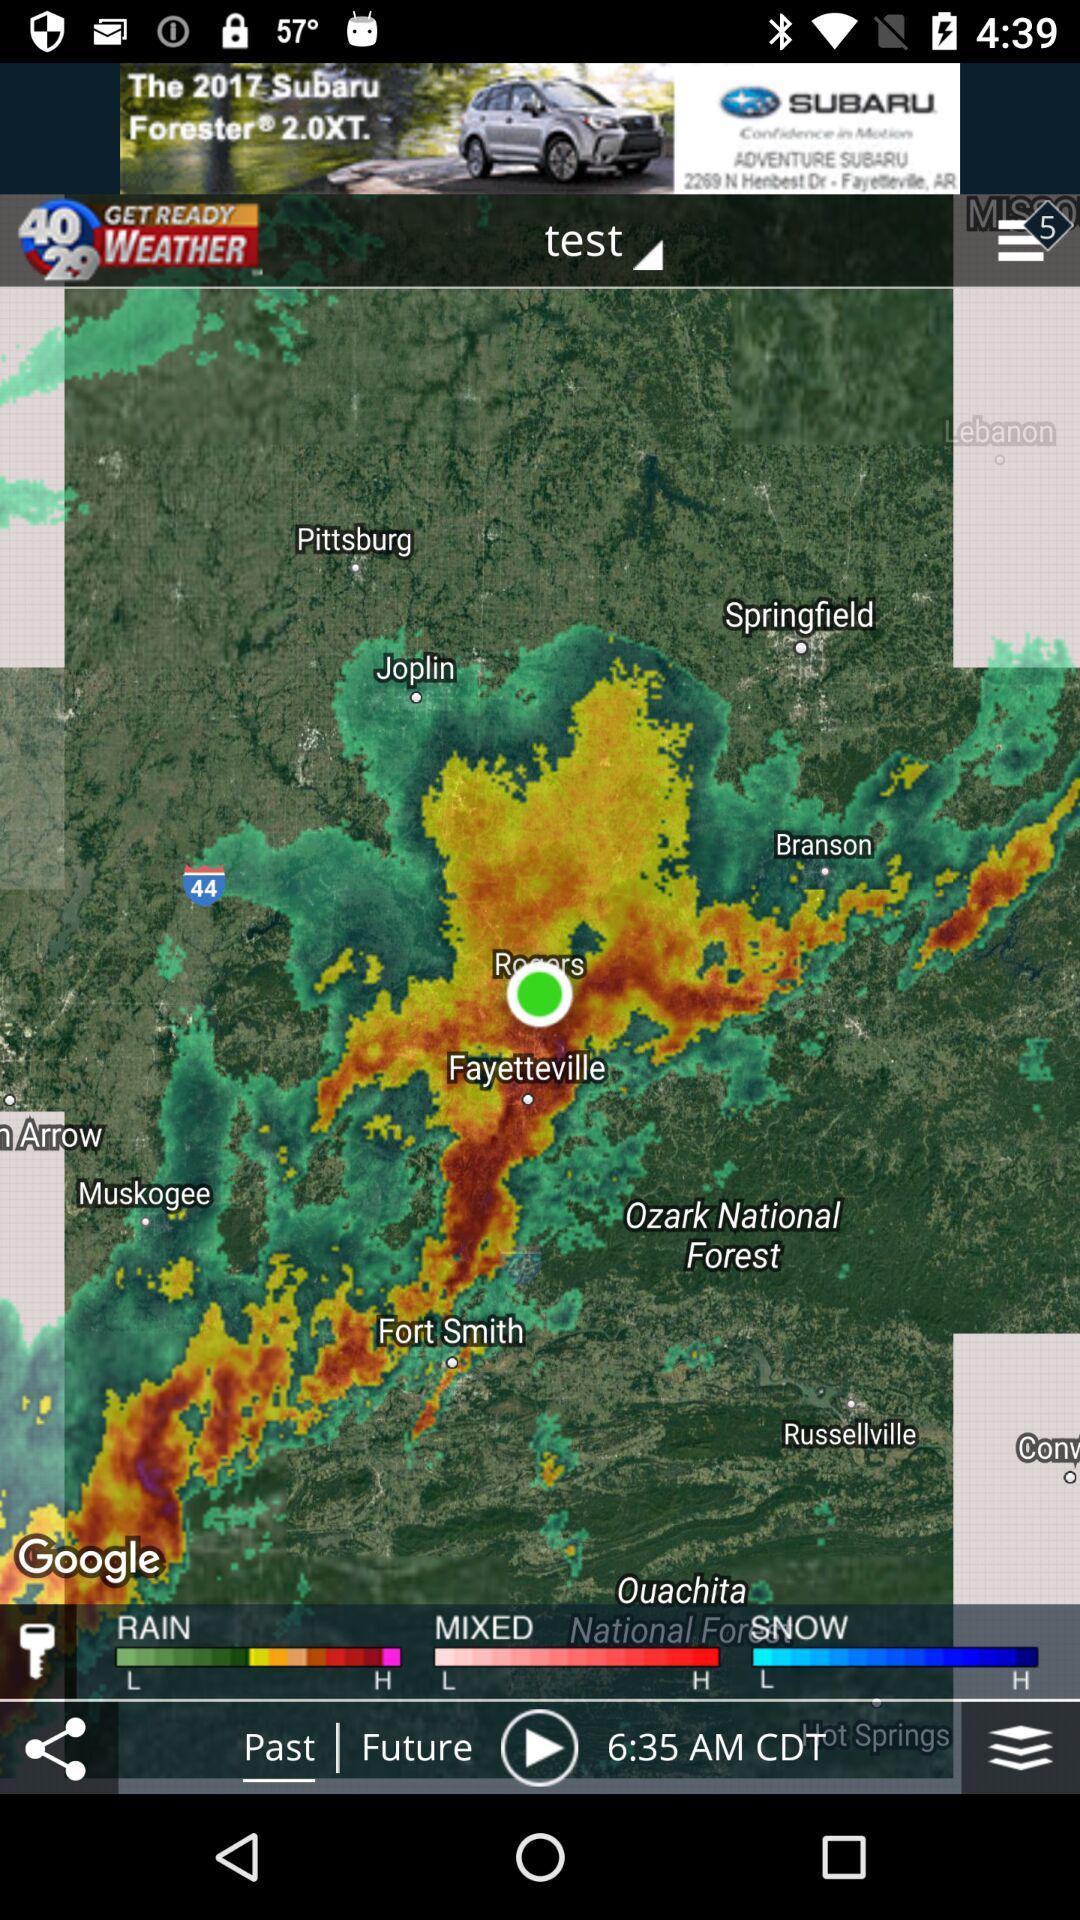  What do you see at coordinates (538, 1746) in the screenshot?
I see `see future maps` at bounding box center [538, 1746].